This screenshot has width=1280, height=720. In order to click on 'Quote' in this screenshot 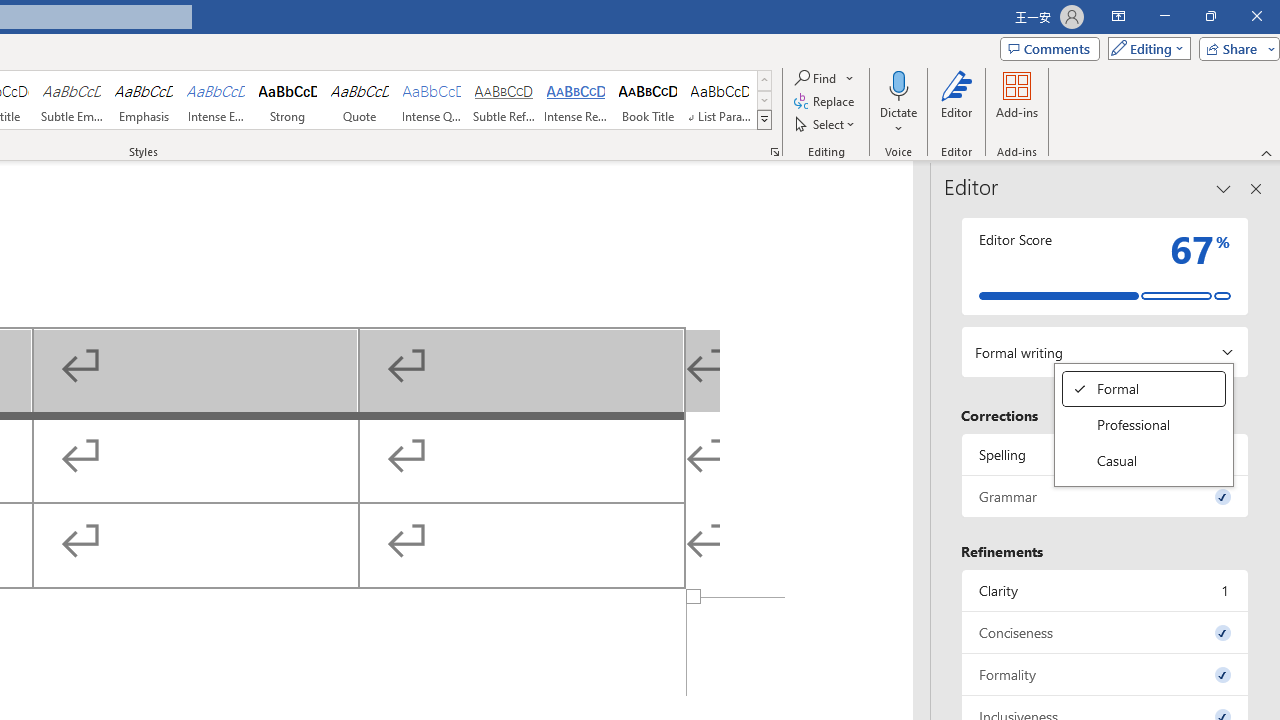, I will do `click(359, 100)`.